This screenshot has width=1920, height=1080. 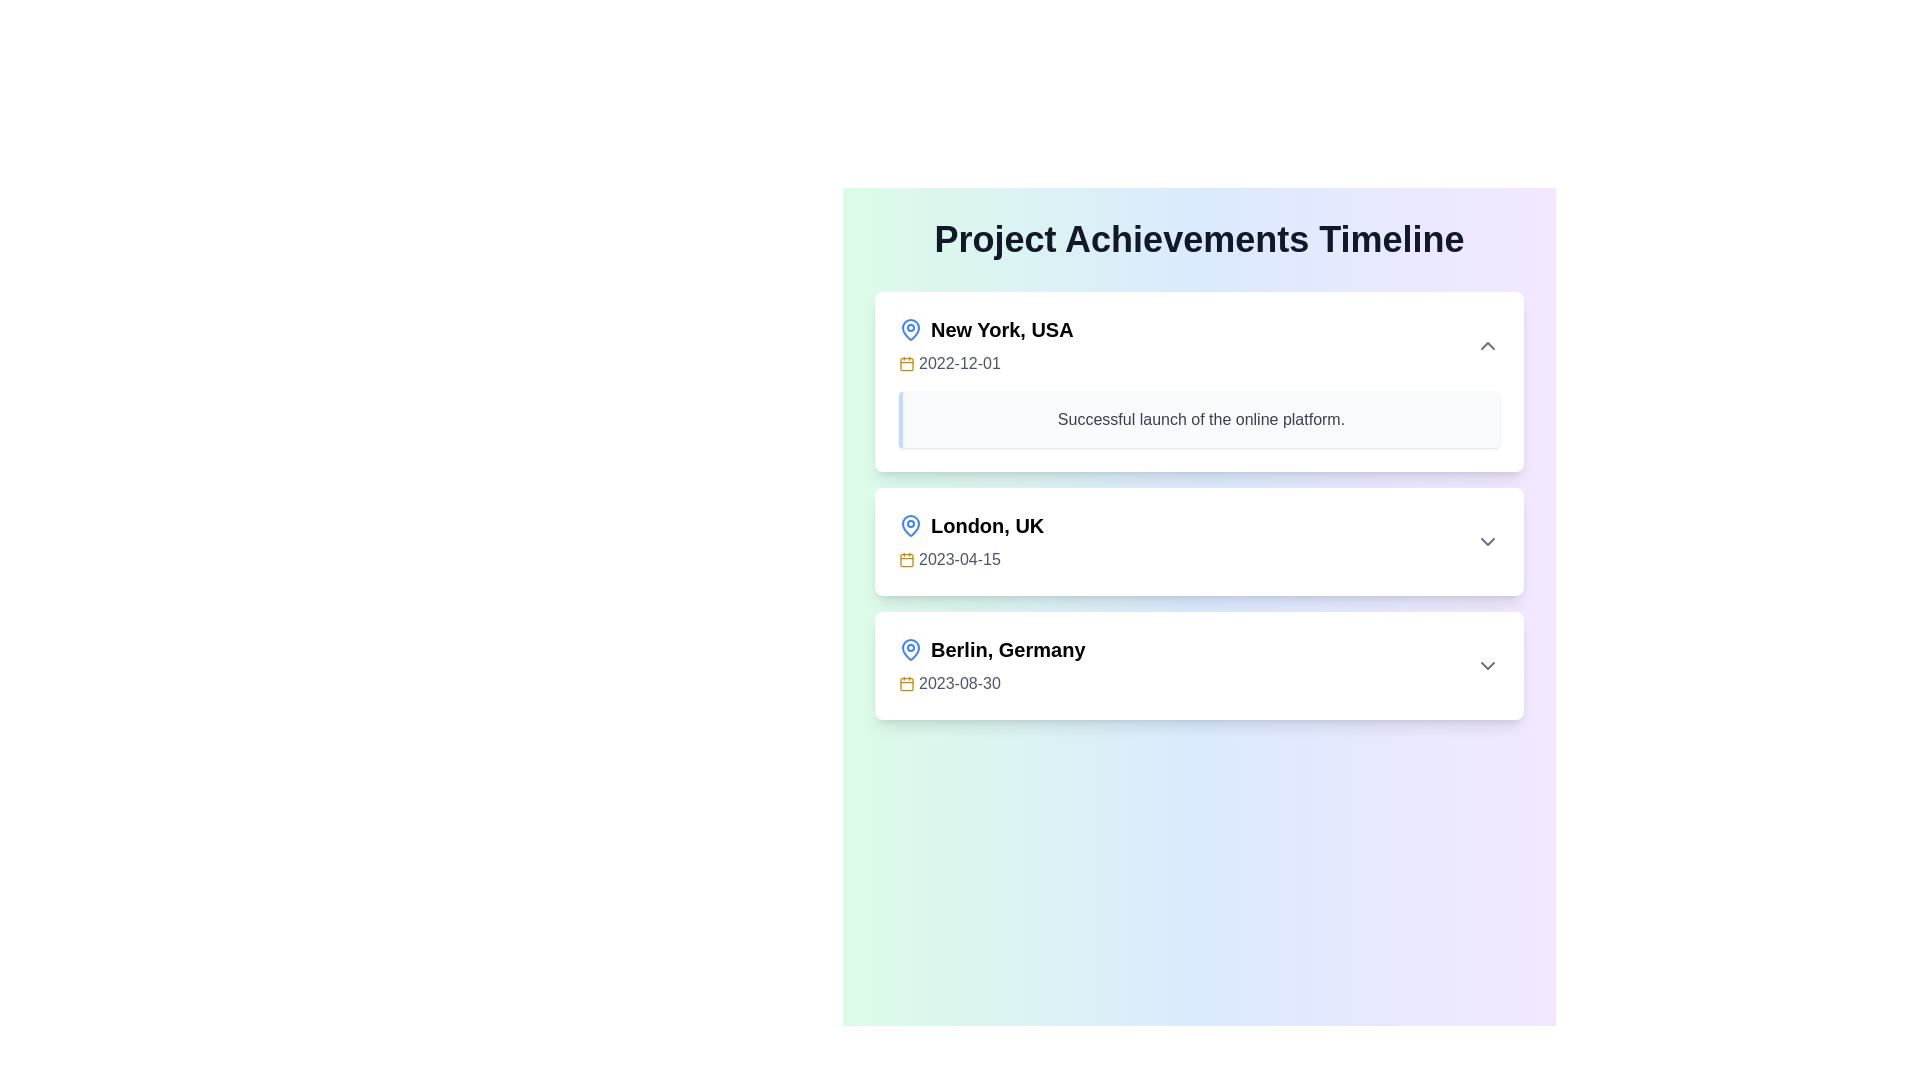 What do you see at coordinates (971, 559) in the screenshot?
I see `the date text label displaying '2023-04-15', which is located beneath the location header 'London, UK' and aligns with a yellow calendar icon` at bounding box center [971, 559].